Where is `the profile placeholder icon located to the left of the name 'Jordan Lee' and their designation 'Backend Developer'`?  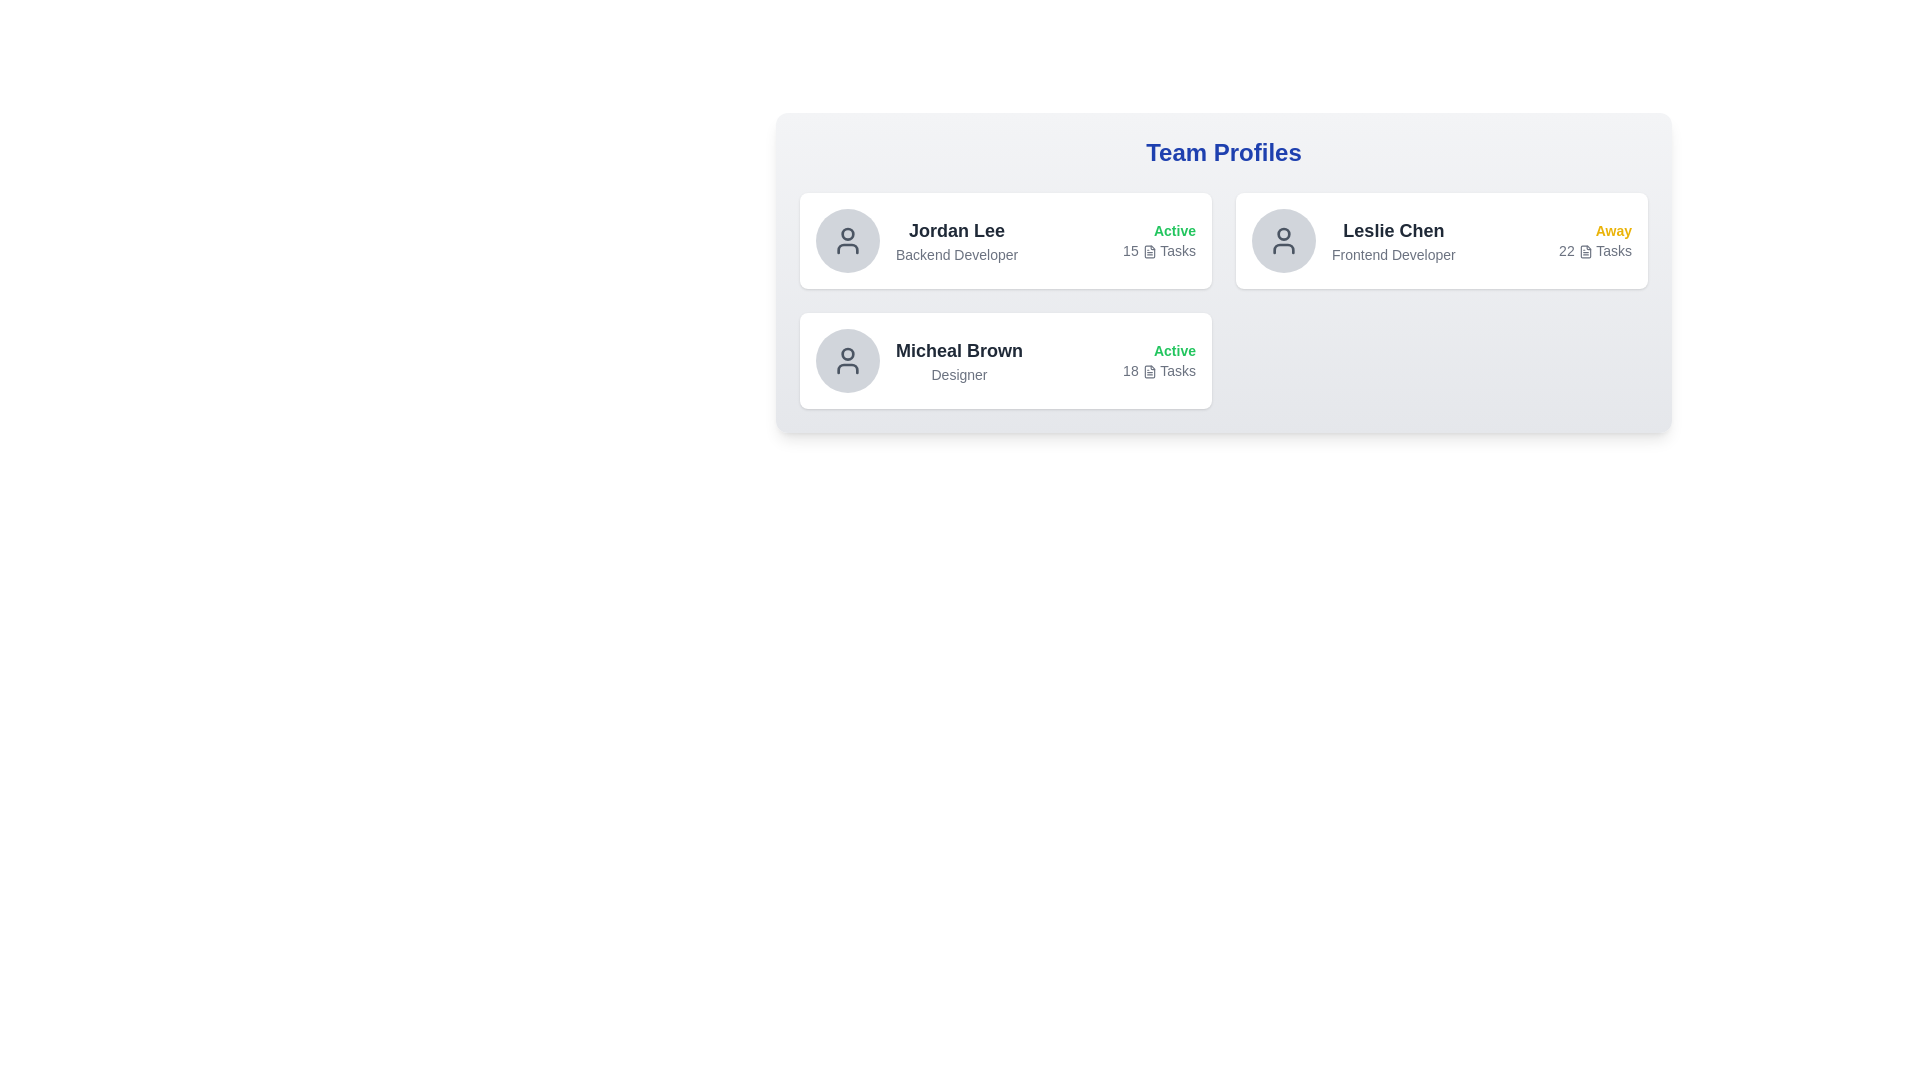
the profile placeholder icon located to the left of the name 'Jordan Lee' and their designation 'Backend Developer' is located at coordinates (848, 239).